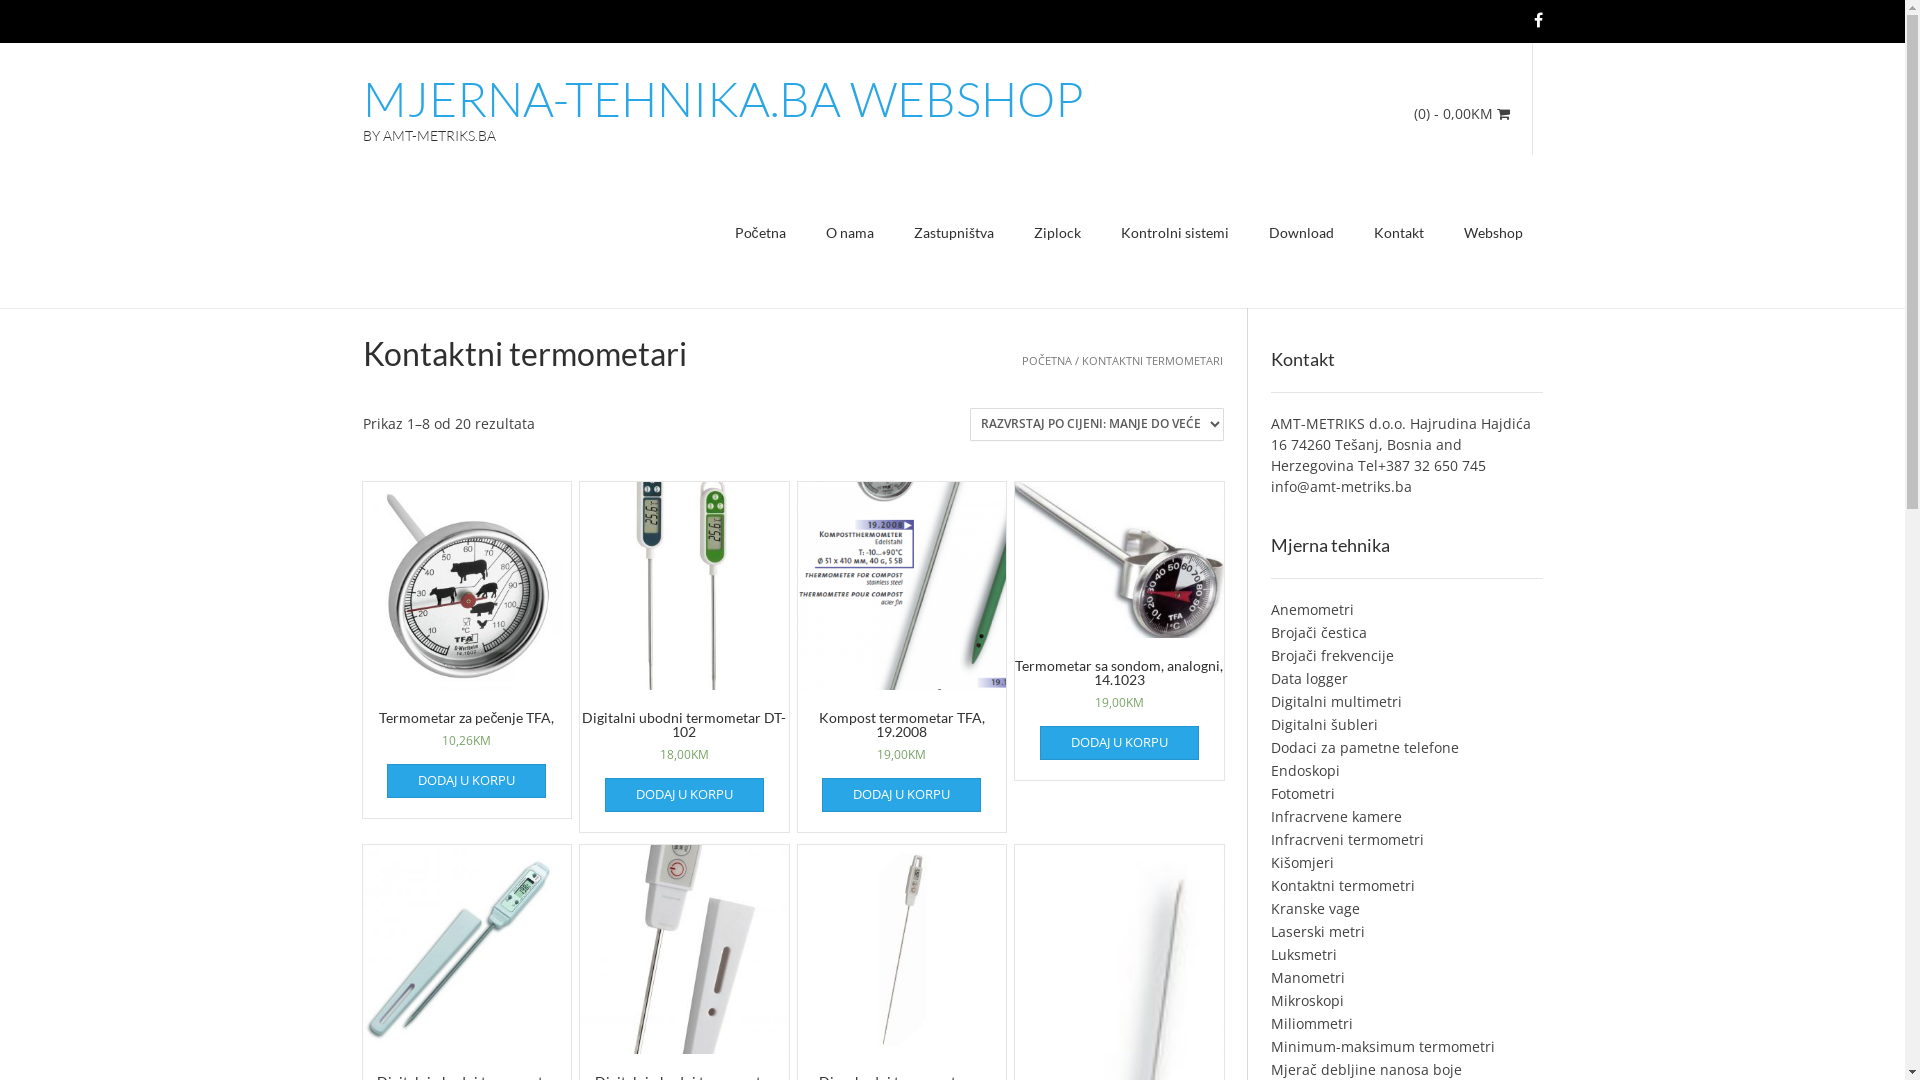 Image resolution: width=1920 pixels, height=1080 pixels. Describe the element at coordinates (1309, 677) in the screenshot. I see `'Data logger'` at that location.